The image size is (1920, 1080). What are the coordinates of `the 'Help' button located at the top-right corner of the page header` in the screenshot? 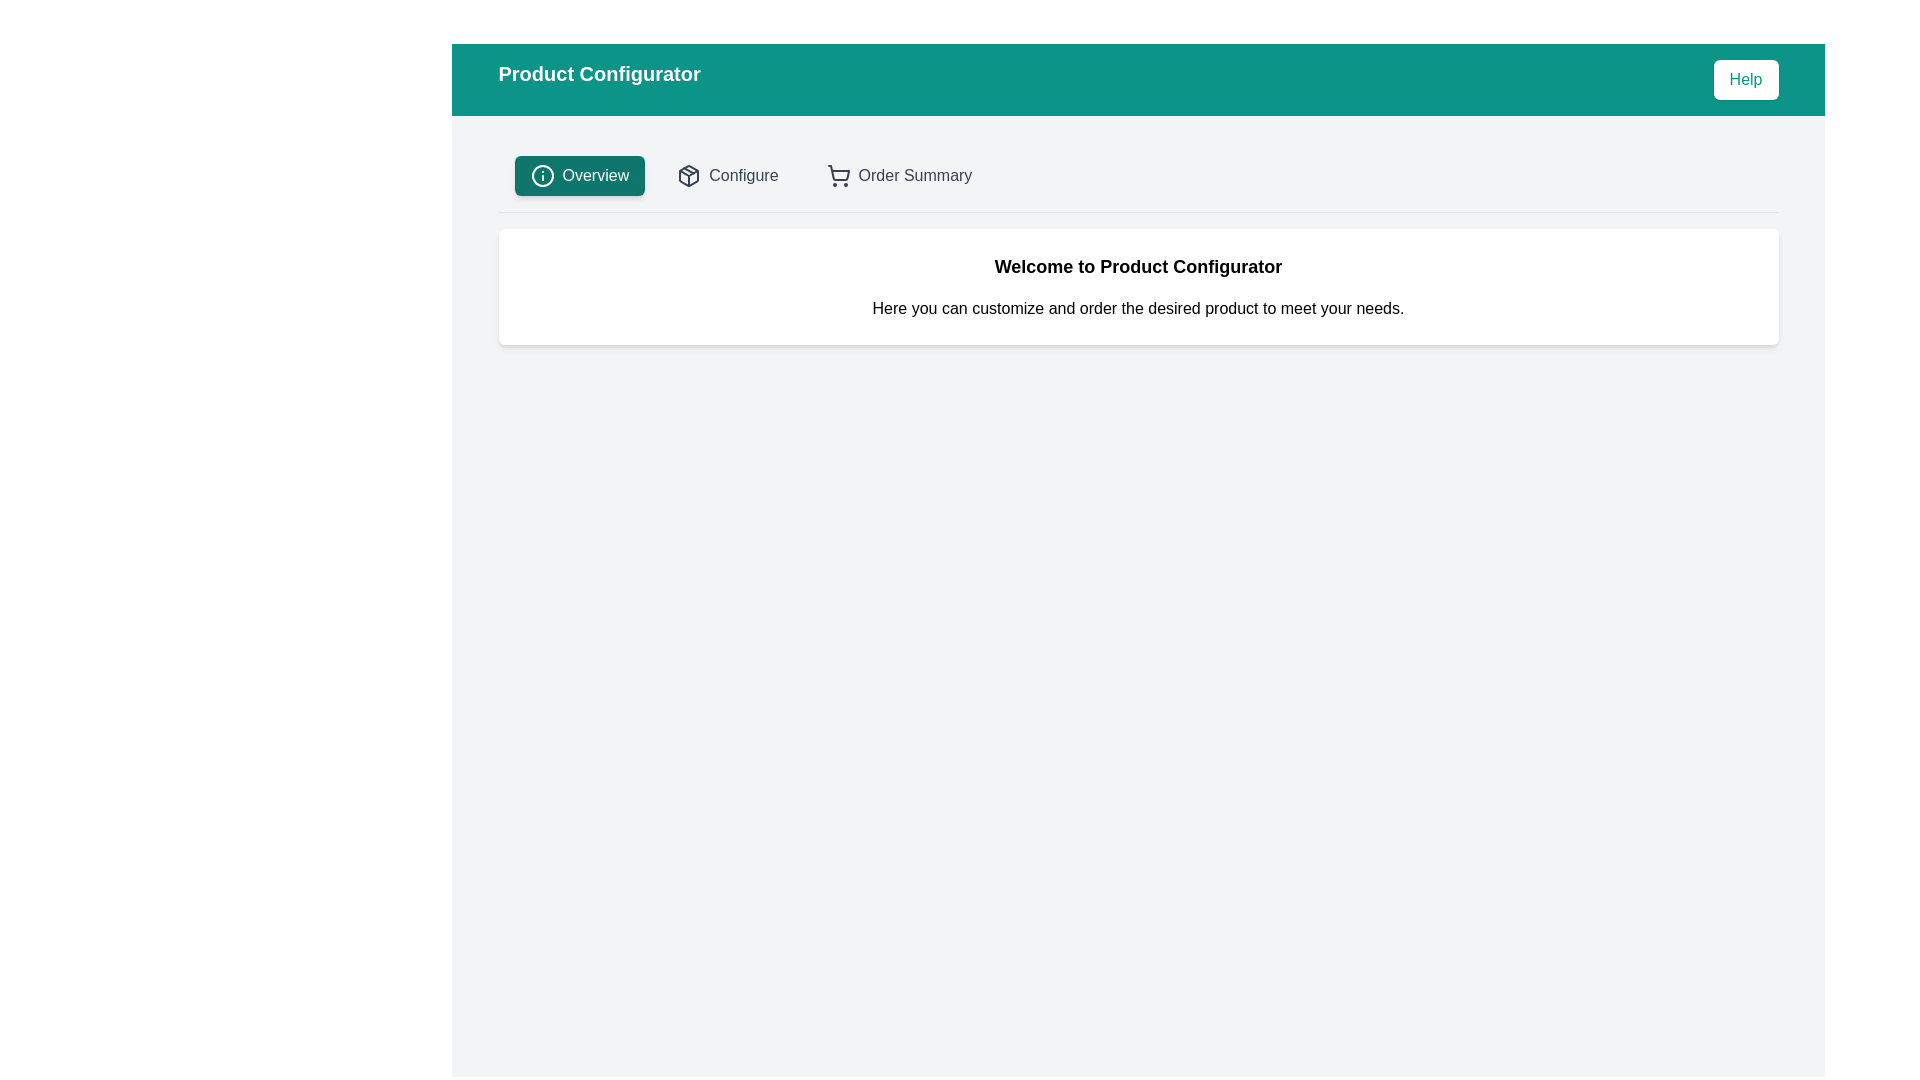 It's located at (1745, 79).